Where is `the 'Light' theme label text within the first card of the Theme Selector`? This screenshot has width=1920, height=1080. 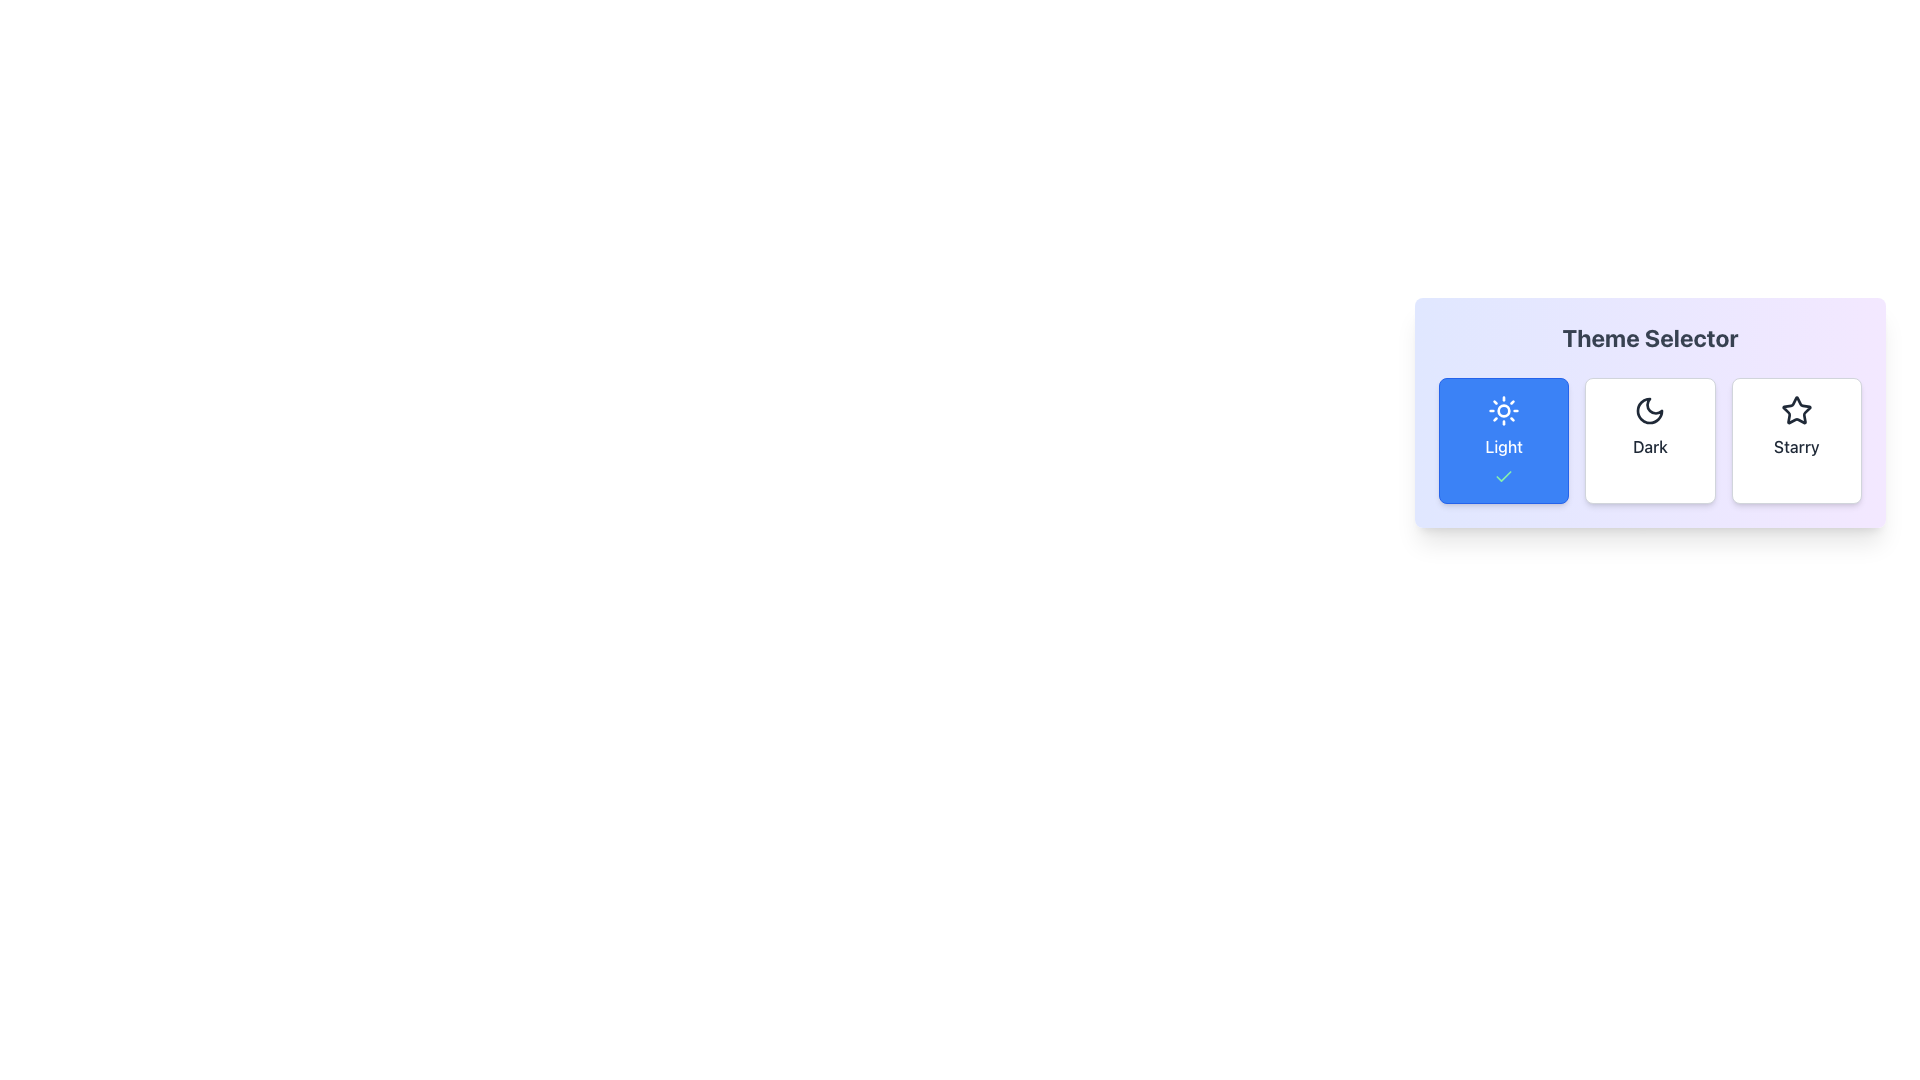 the 'Light' theme label text within the first card of the Theme Selector is located at coordinates (1504, 446).